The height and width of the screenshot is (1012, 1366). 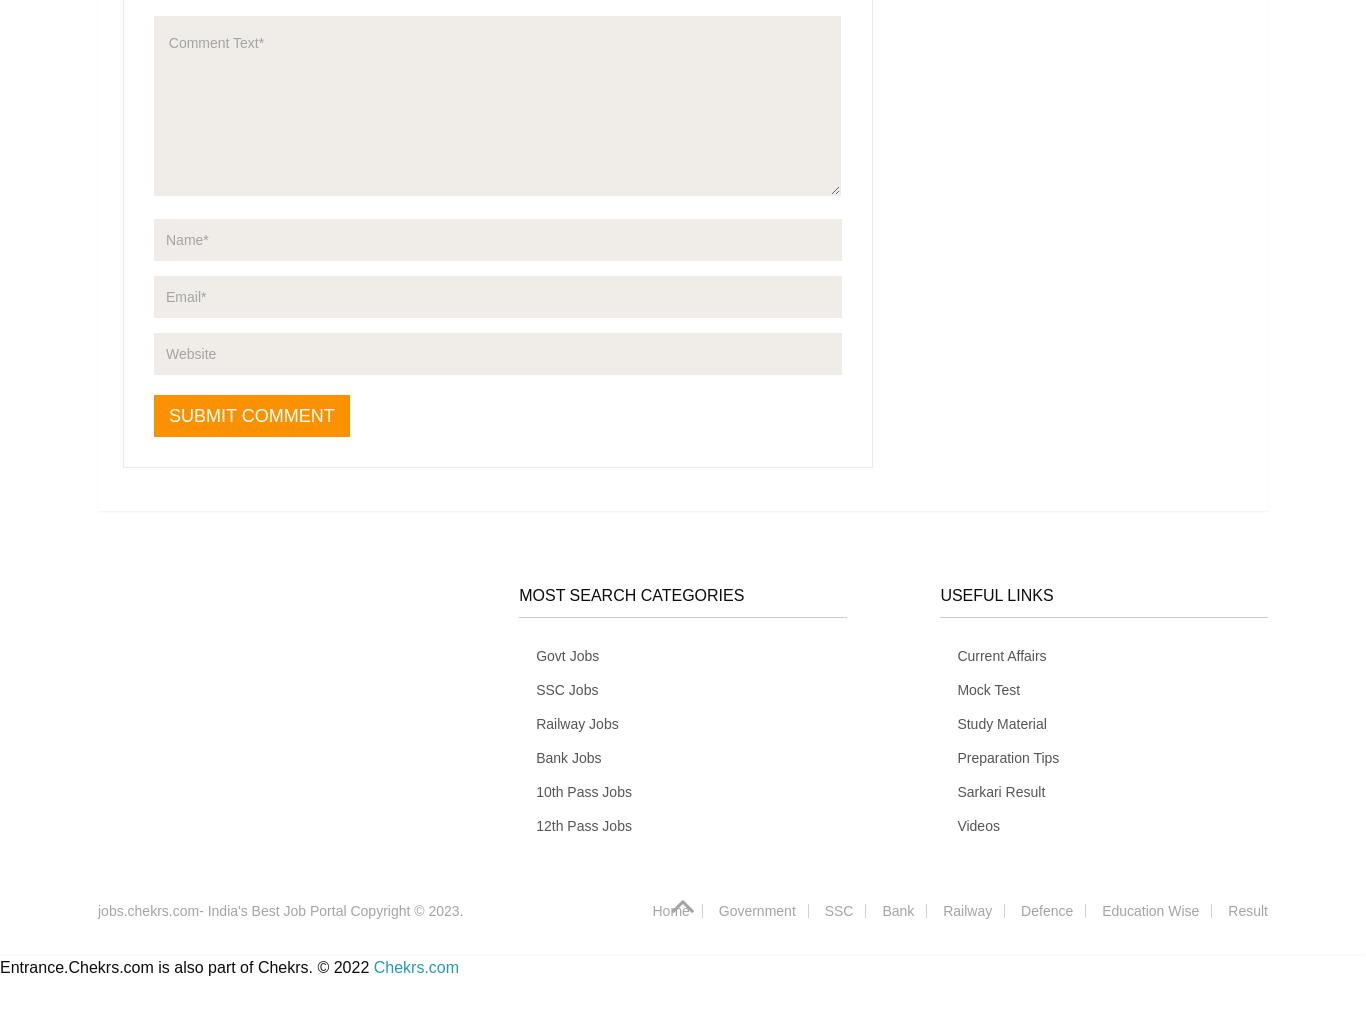 What do you see at coordinates (1001, 654) in the screenshot?
I see `'Current Affairs'` at bounding box center [1001, 654].